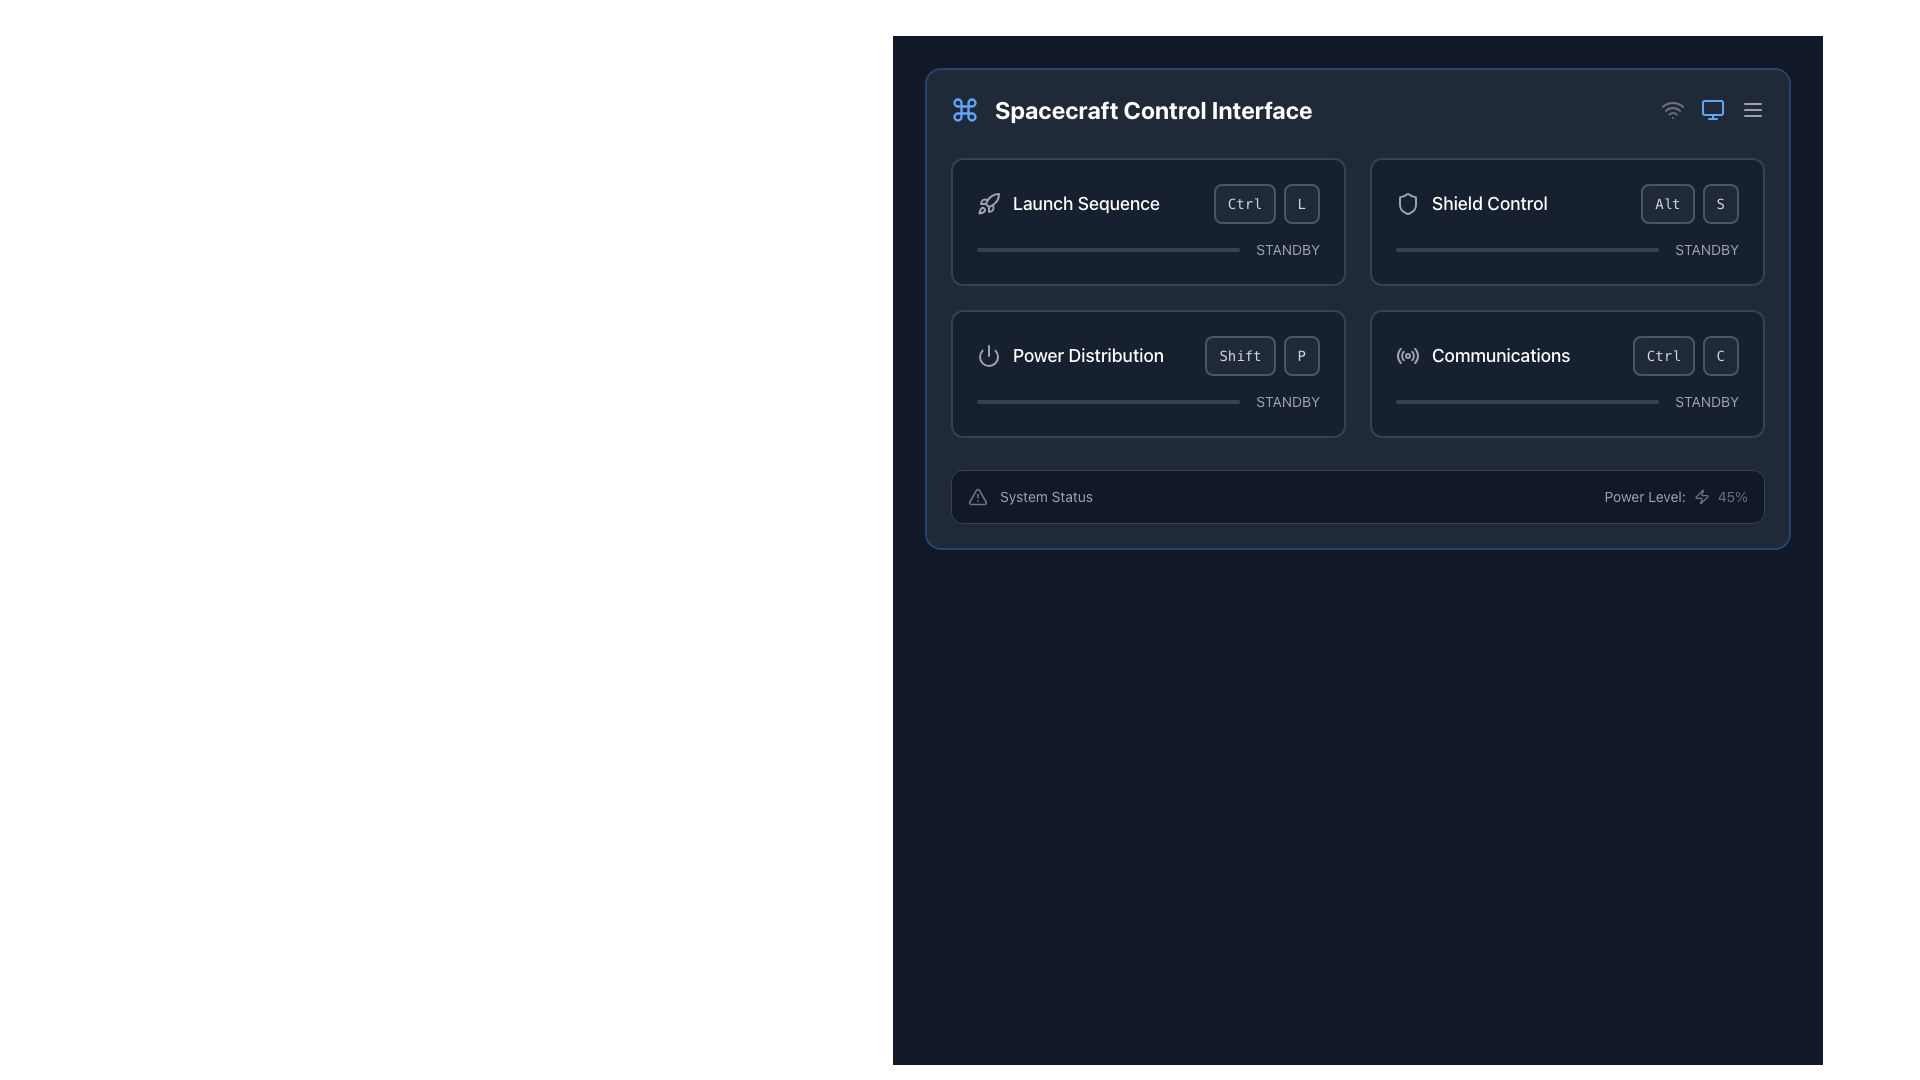 The width and height of the screenshot is (1920, 1080). What do you see at coordinates (1565, 249) in the screenshot?
I see `the shield control` at bounding box center [1565, 249].